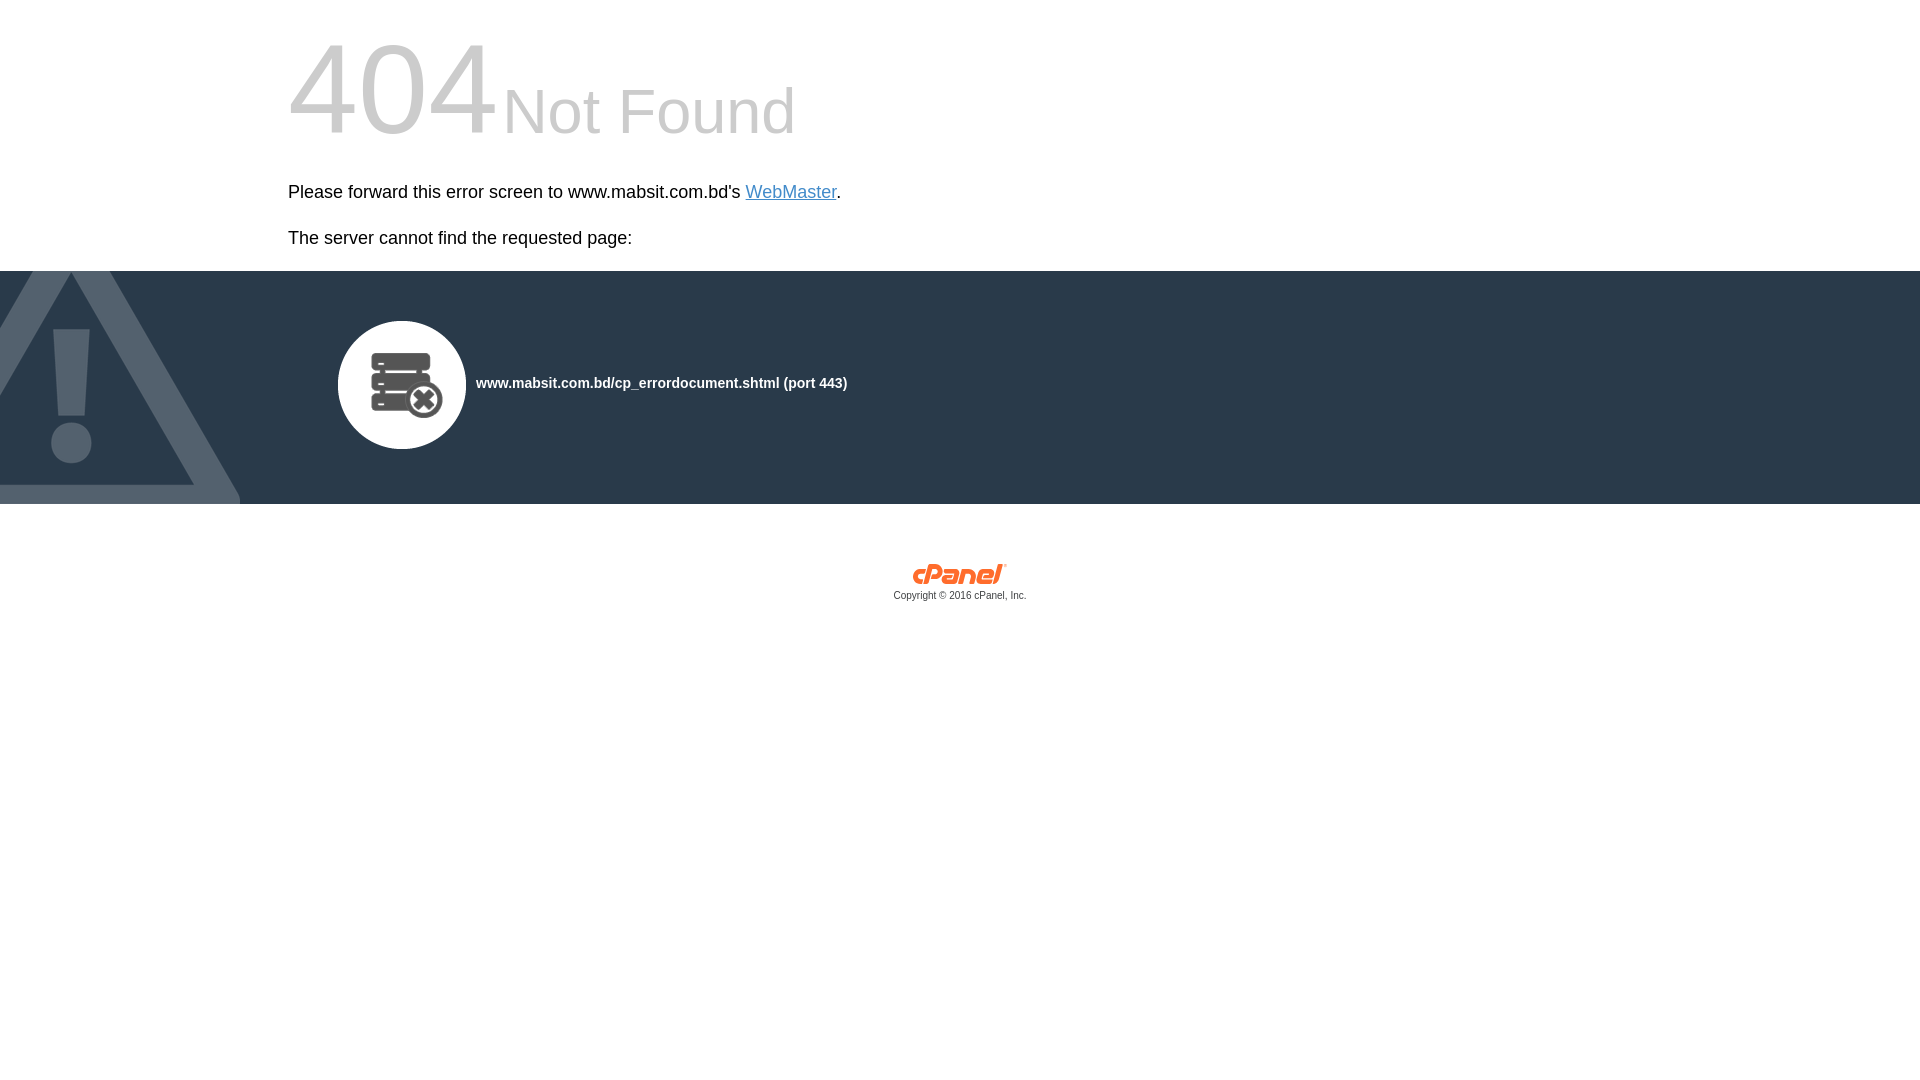  I want to click on 'WebMaster', so click(790, 192).